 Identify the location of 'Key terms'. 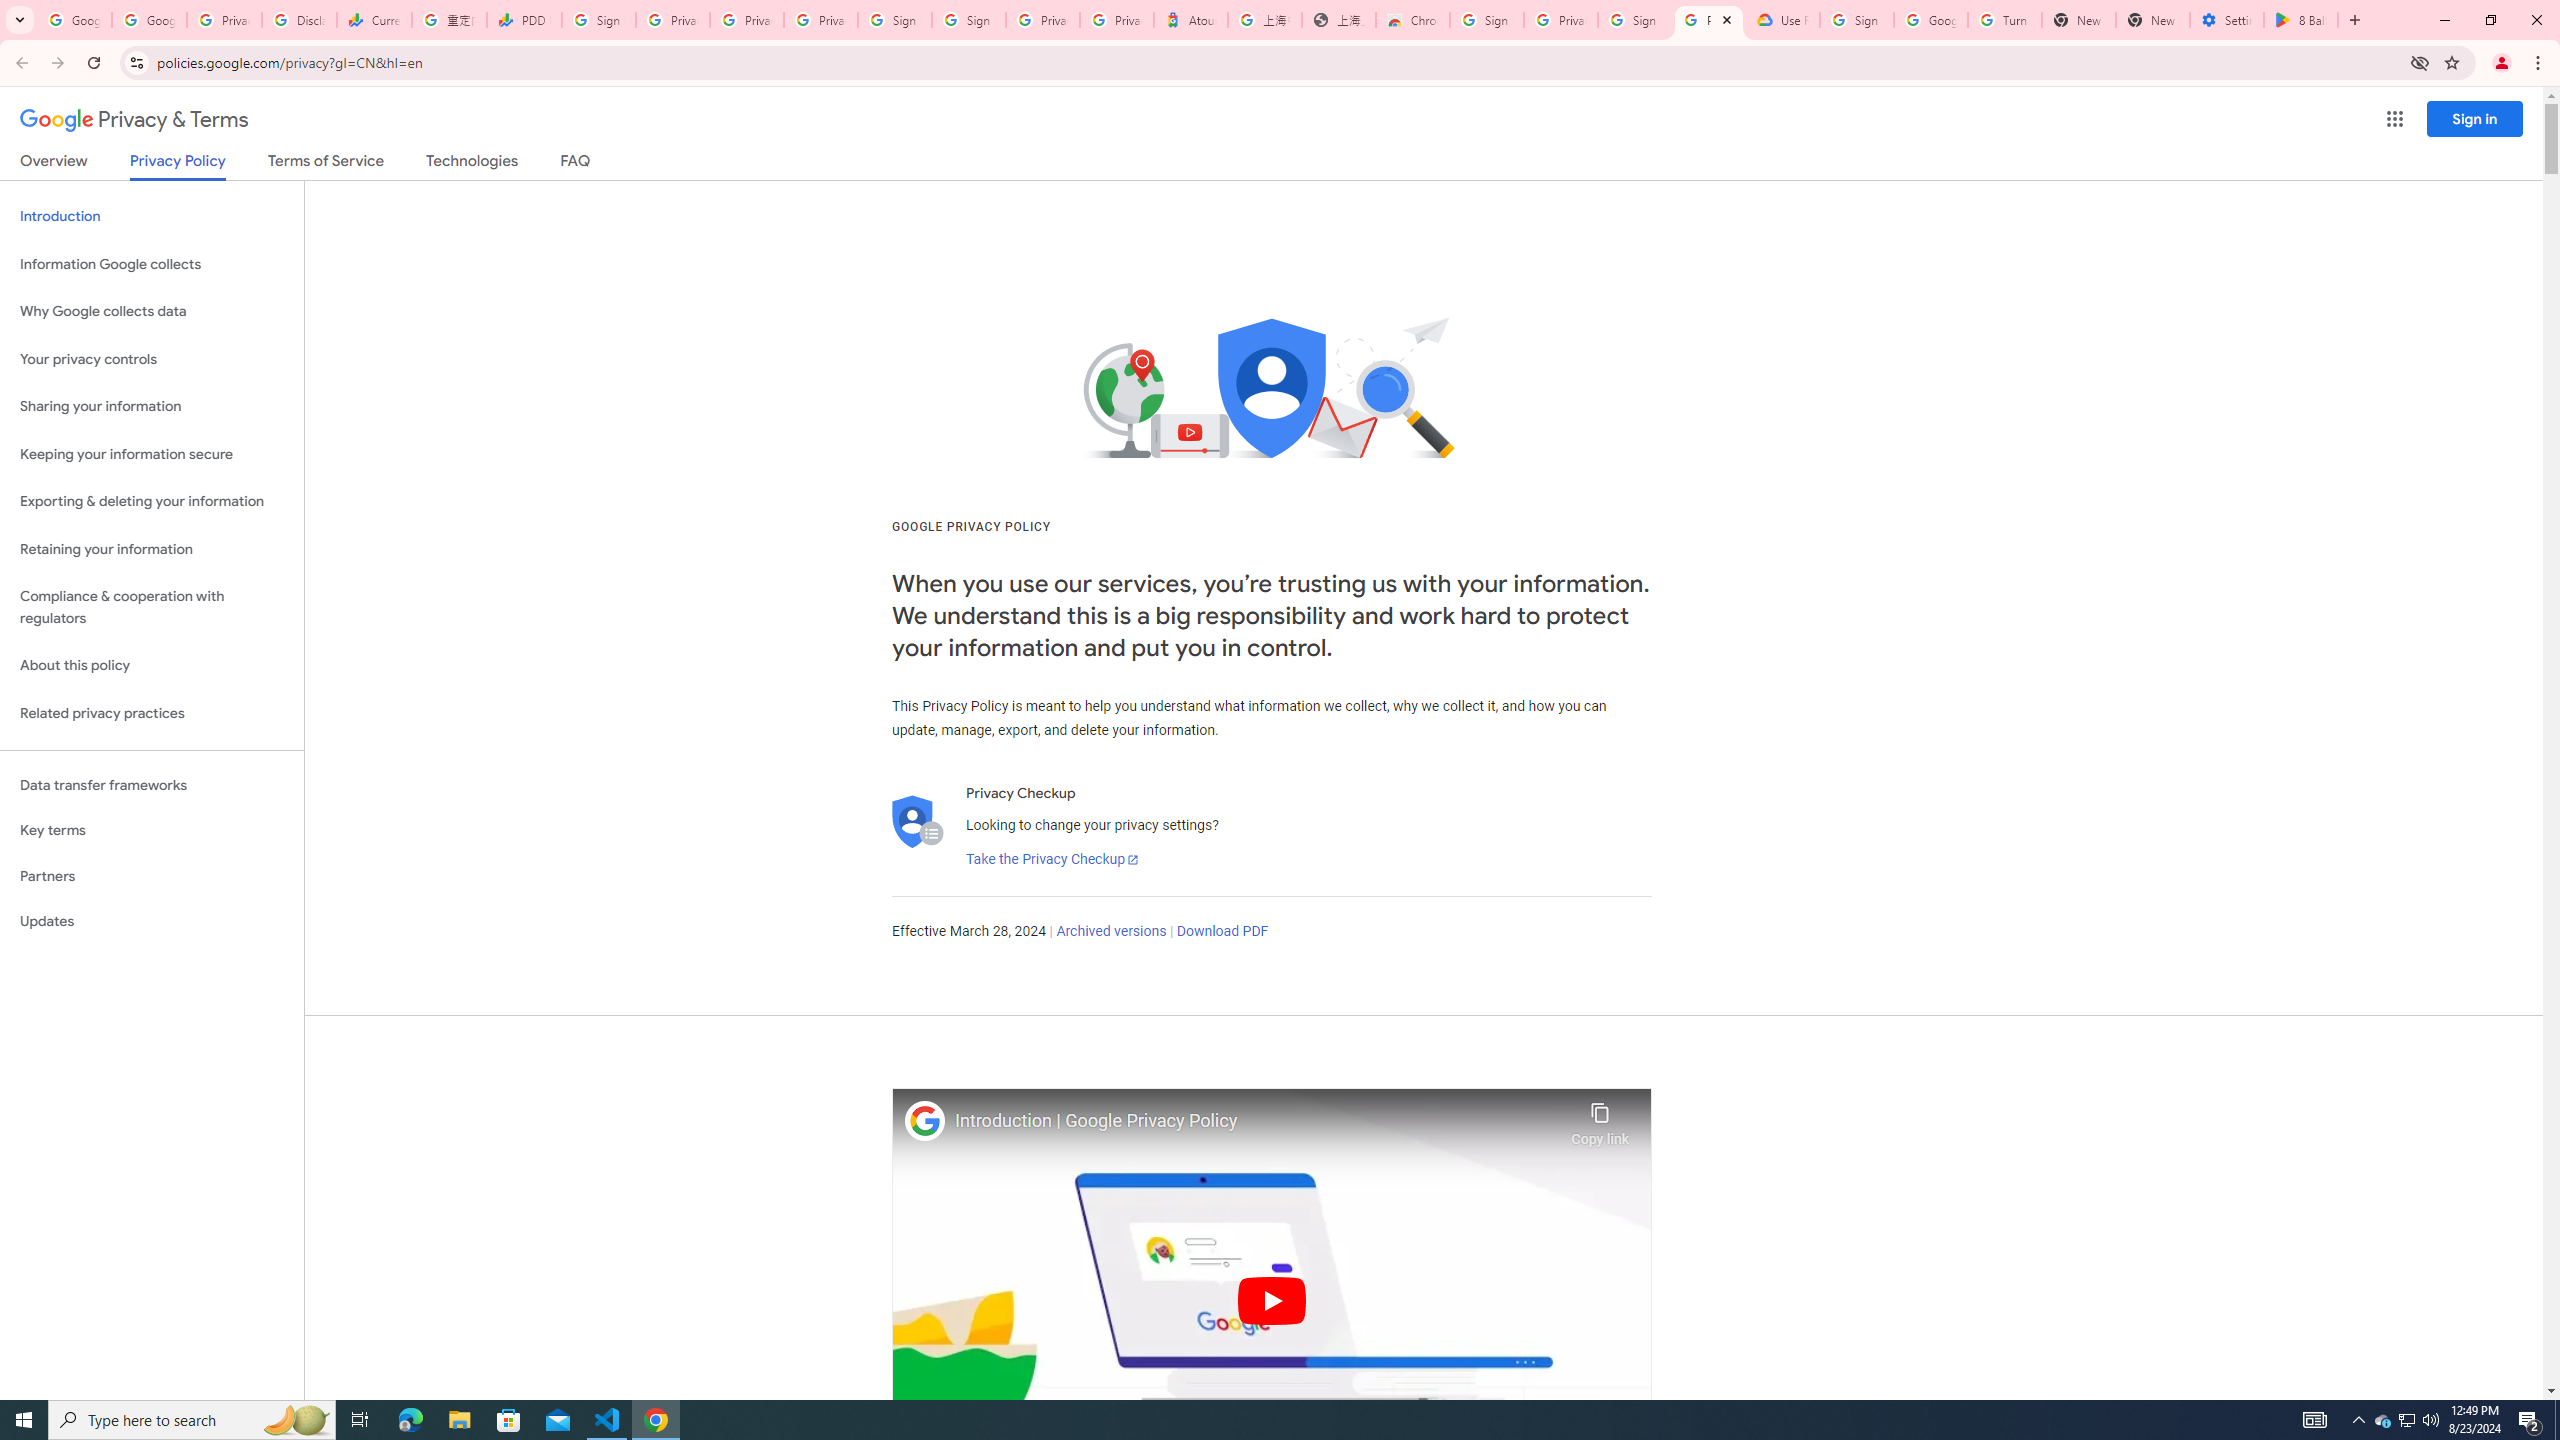
(151, 830).